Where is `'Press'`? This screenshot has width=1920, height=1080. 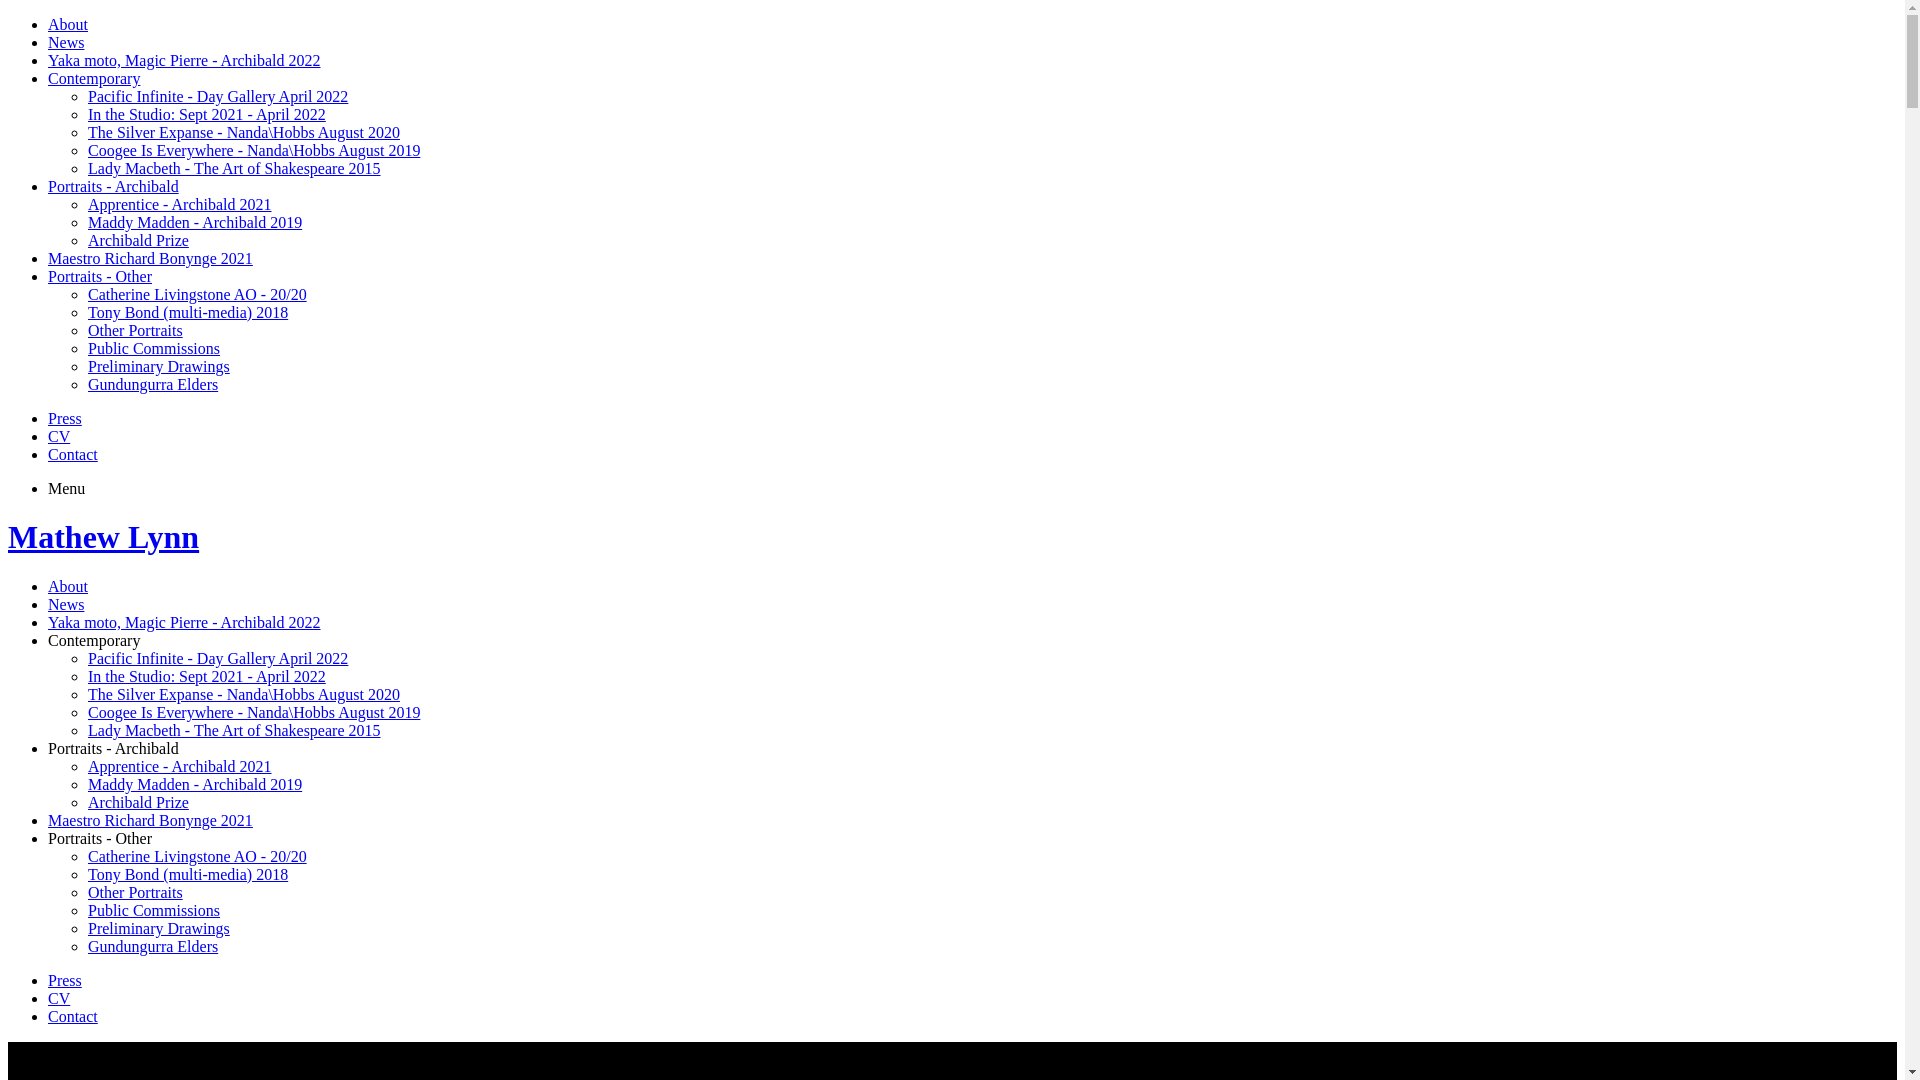
'Press' is located at coordinates (65, 417).